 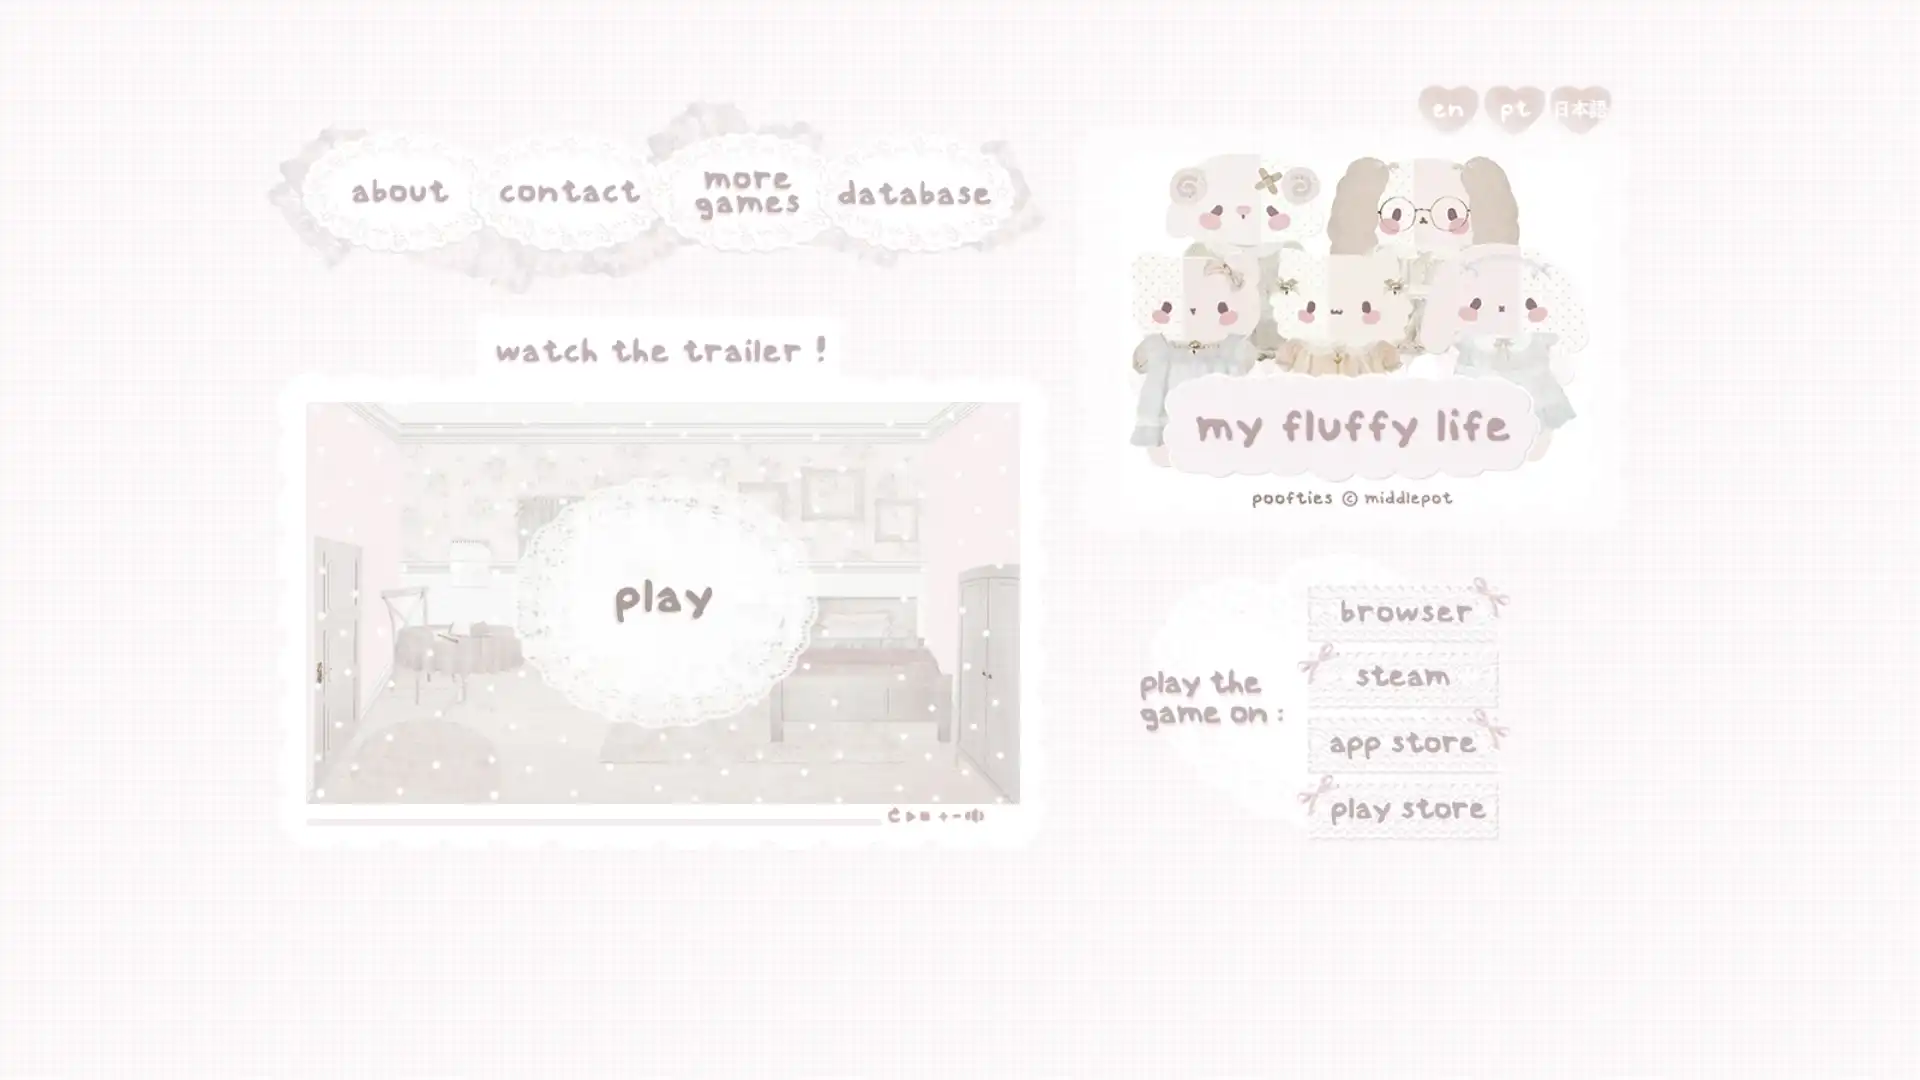 What do you see at coordinates (747, 677) in the screenshot?
I see `replay` at bounding box center [747, 677].